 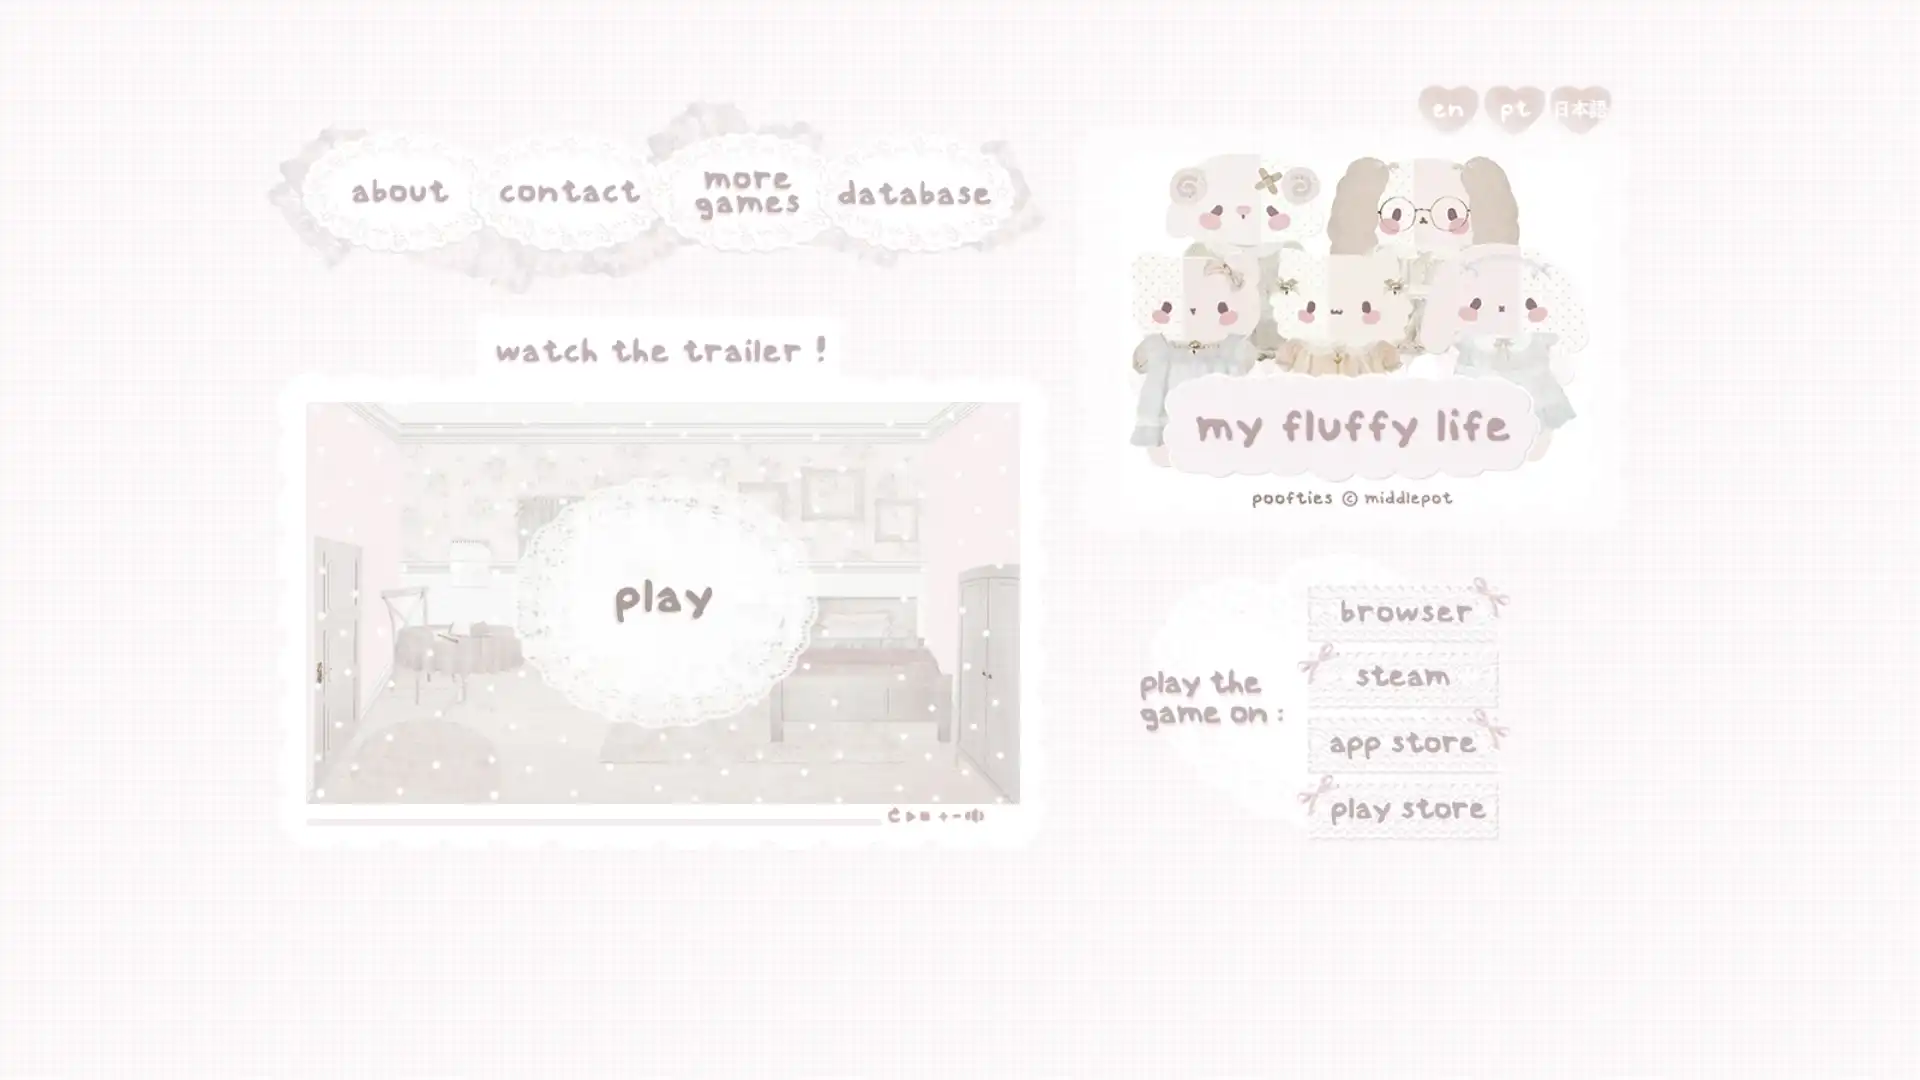 What do you see at coordinates (747, 677) in the screenshot?
I see `replay` at bounding box center [747, 677].